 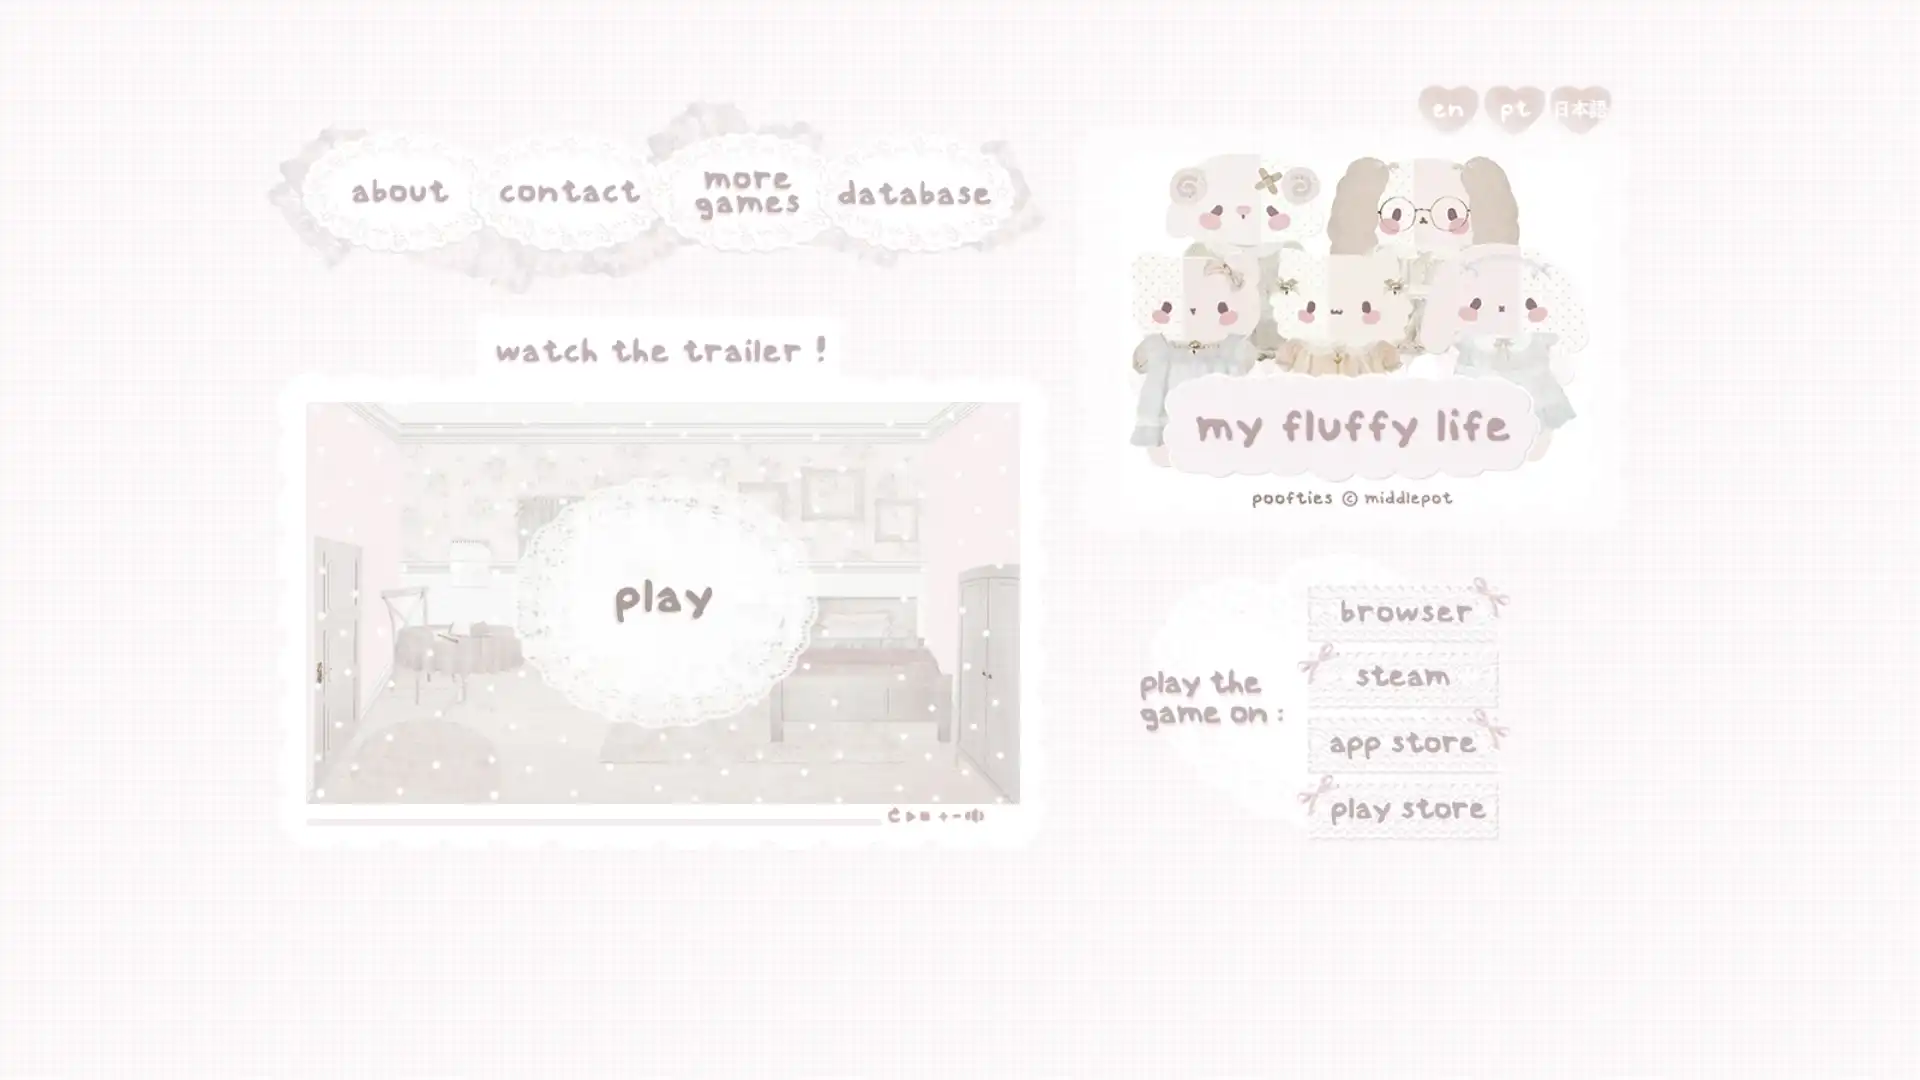 What do you see at coordinates (747, 677) in the screenshot?
I see `replay` at bounding box center [747, 677].